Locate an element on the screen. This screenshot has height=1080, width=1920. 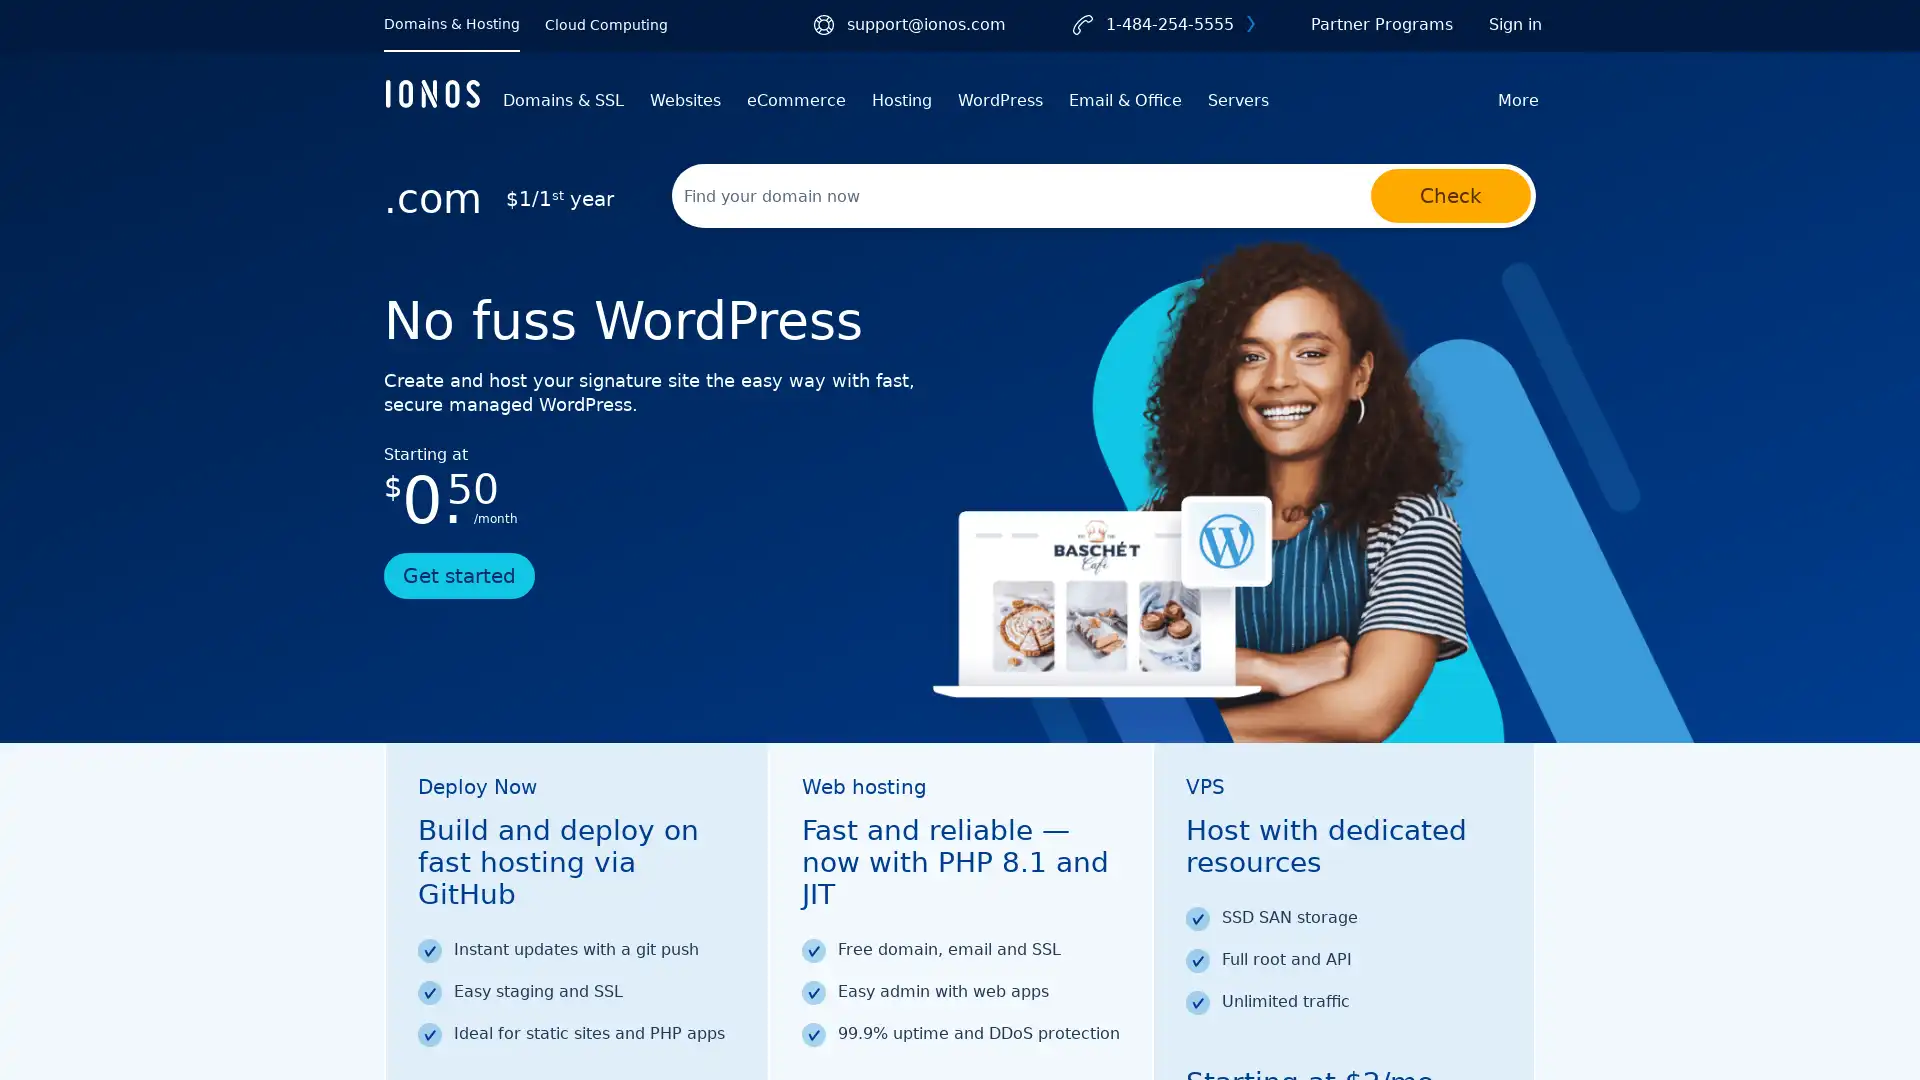
Servers is located at coordinates (1209, 100).